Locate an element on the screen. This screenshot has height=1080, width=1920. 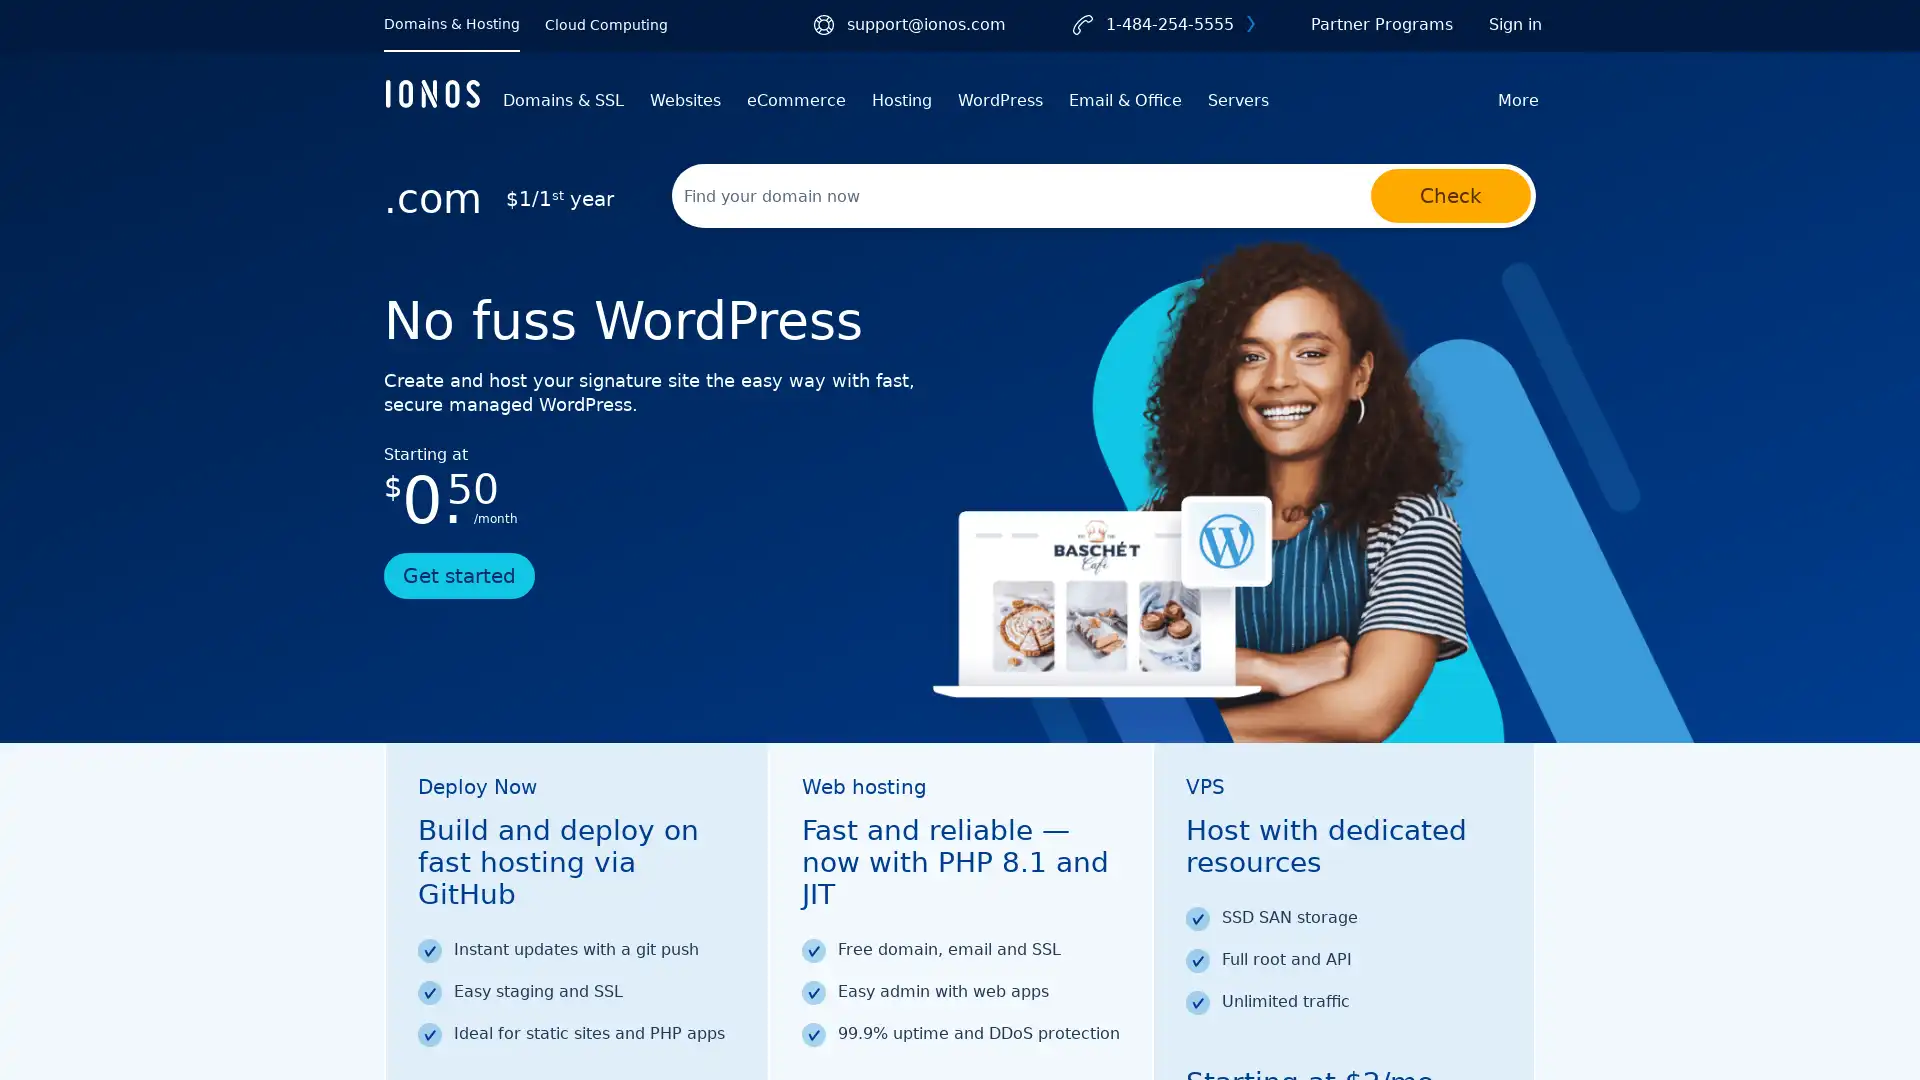
Servers is located at coordinates (1209, 100).